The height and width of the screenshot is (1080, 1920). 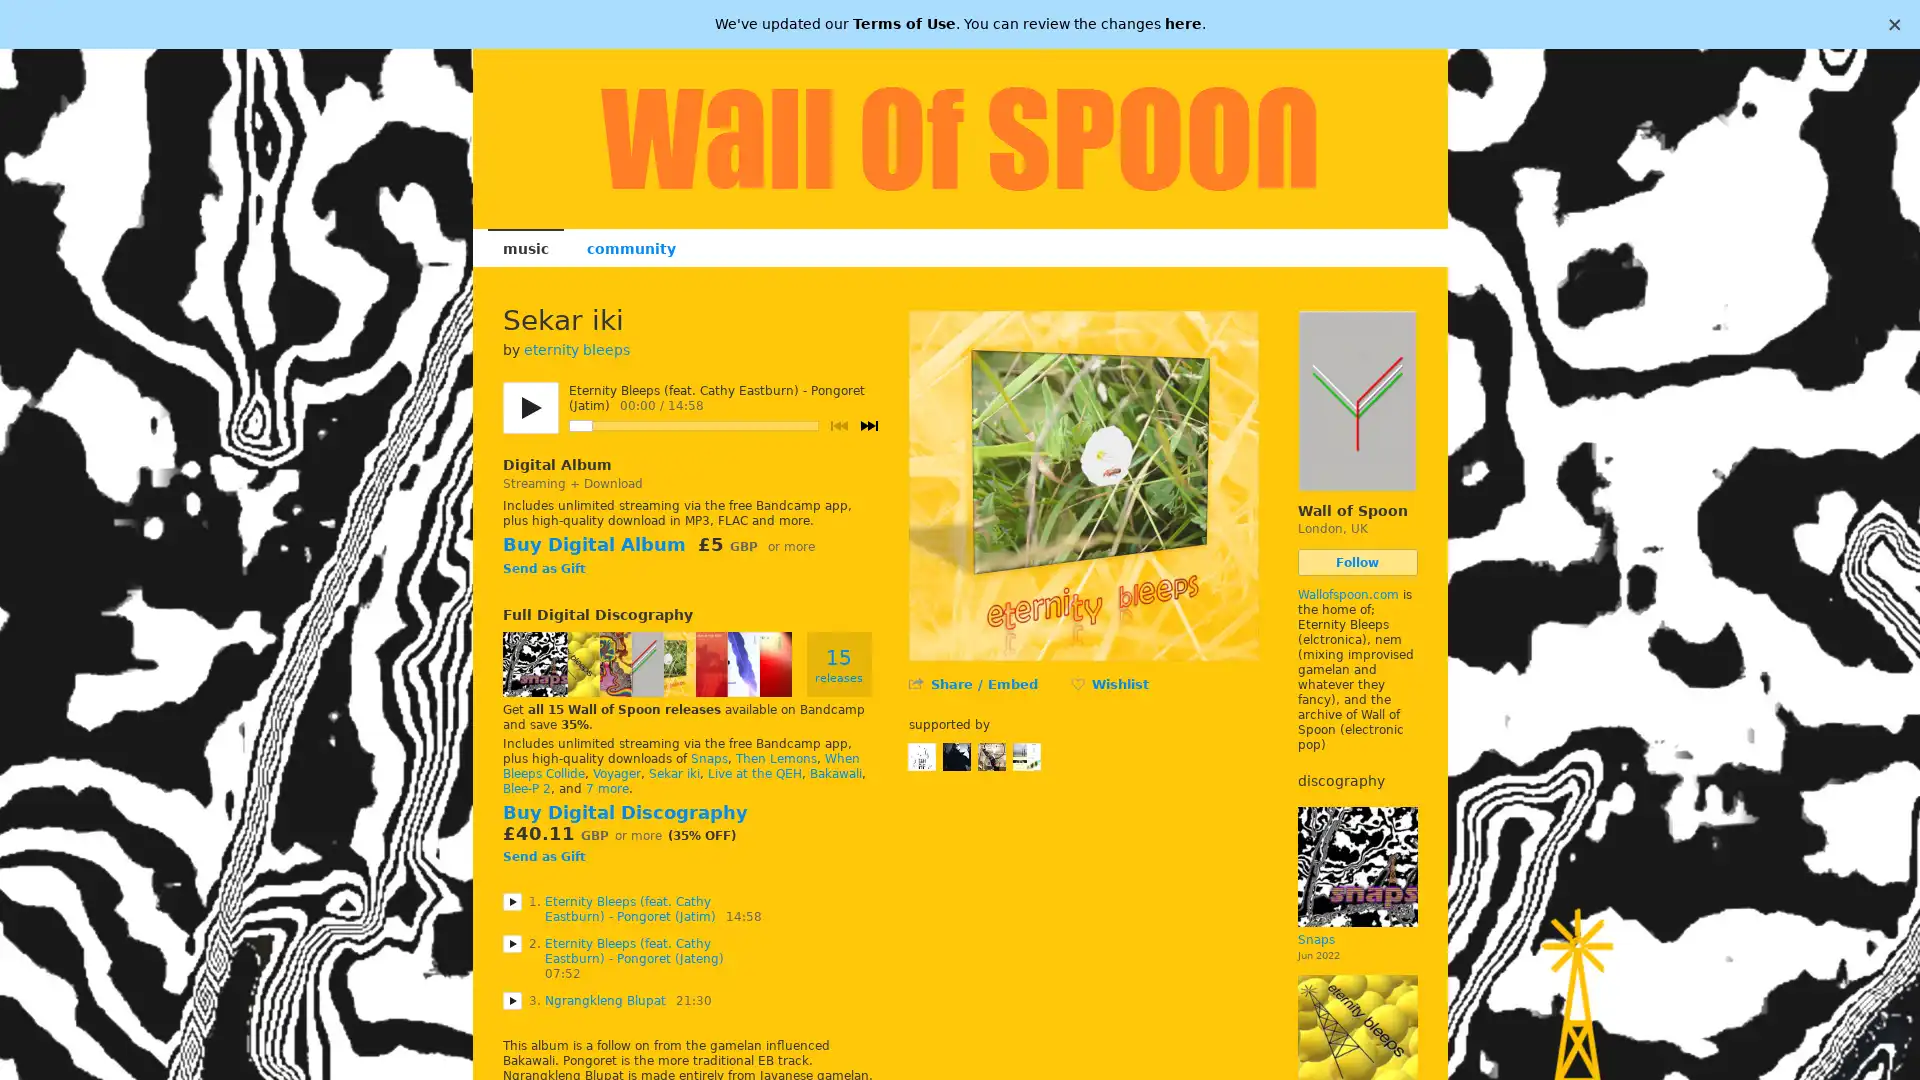 What do you see at coordinates (623, 812) in the screenshot?
I see `Buy Digital Discography` at bounding box center [623, 812].